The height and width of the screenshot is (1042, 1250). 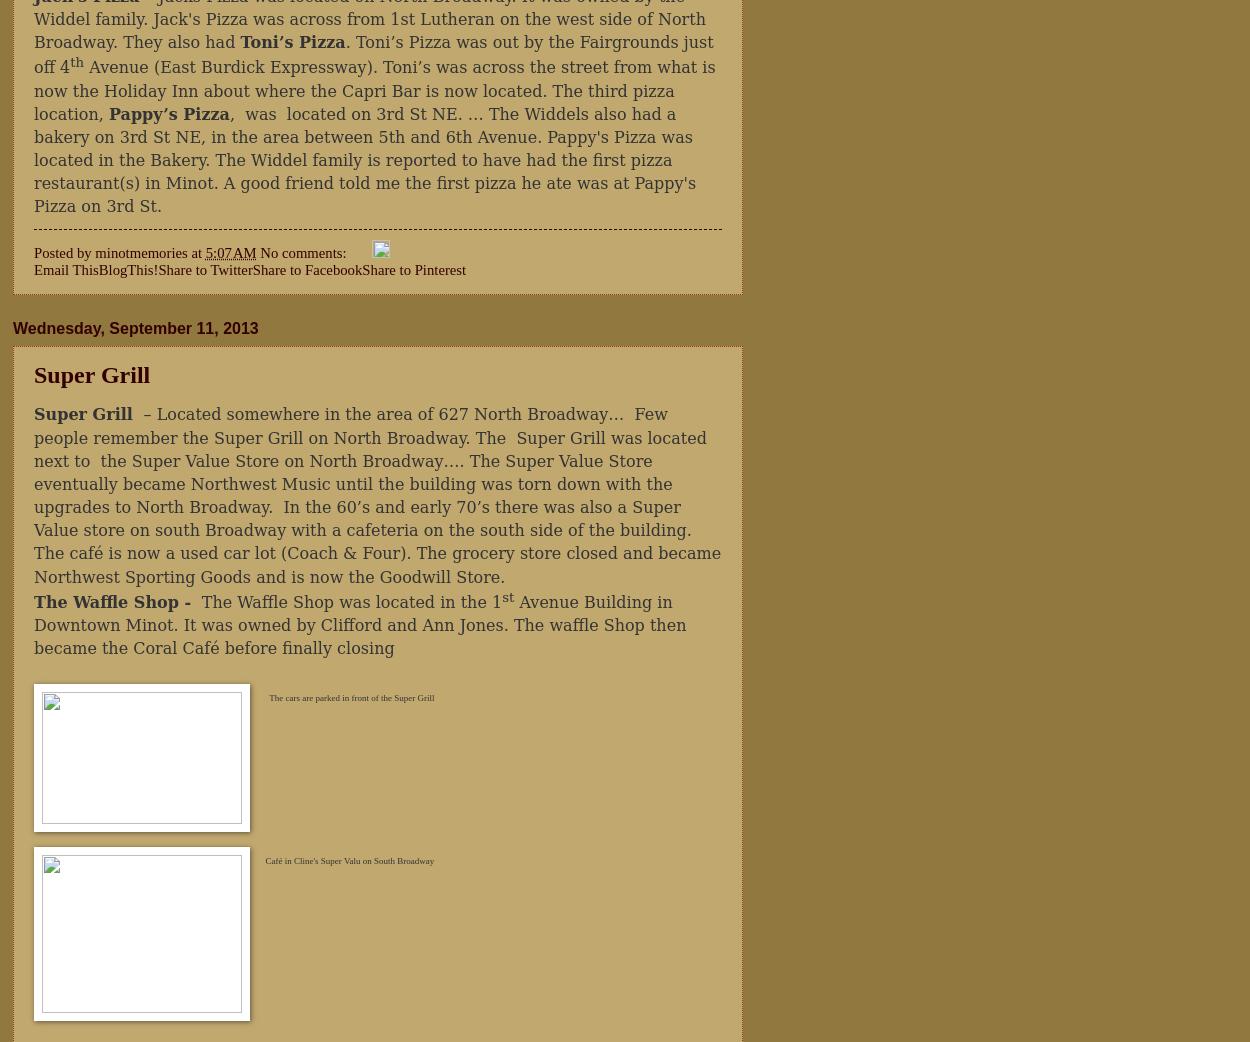 What do you see at coordinates (91, 372) in the screenshot?
I see `'Super Grill'` at bounding box center [91, 372].